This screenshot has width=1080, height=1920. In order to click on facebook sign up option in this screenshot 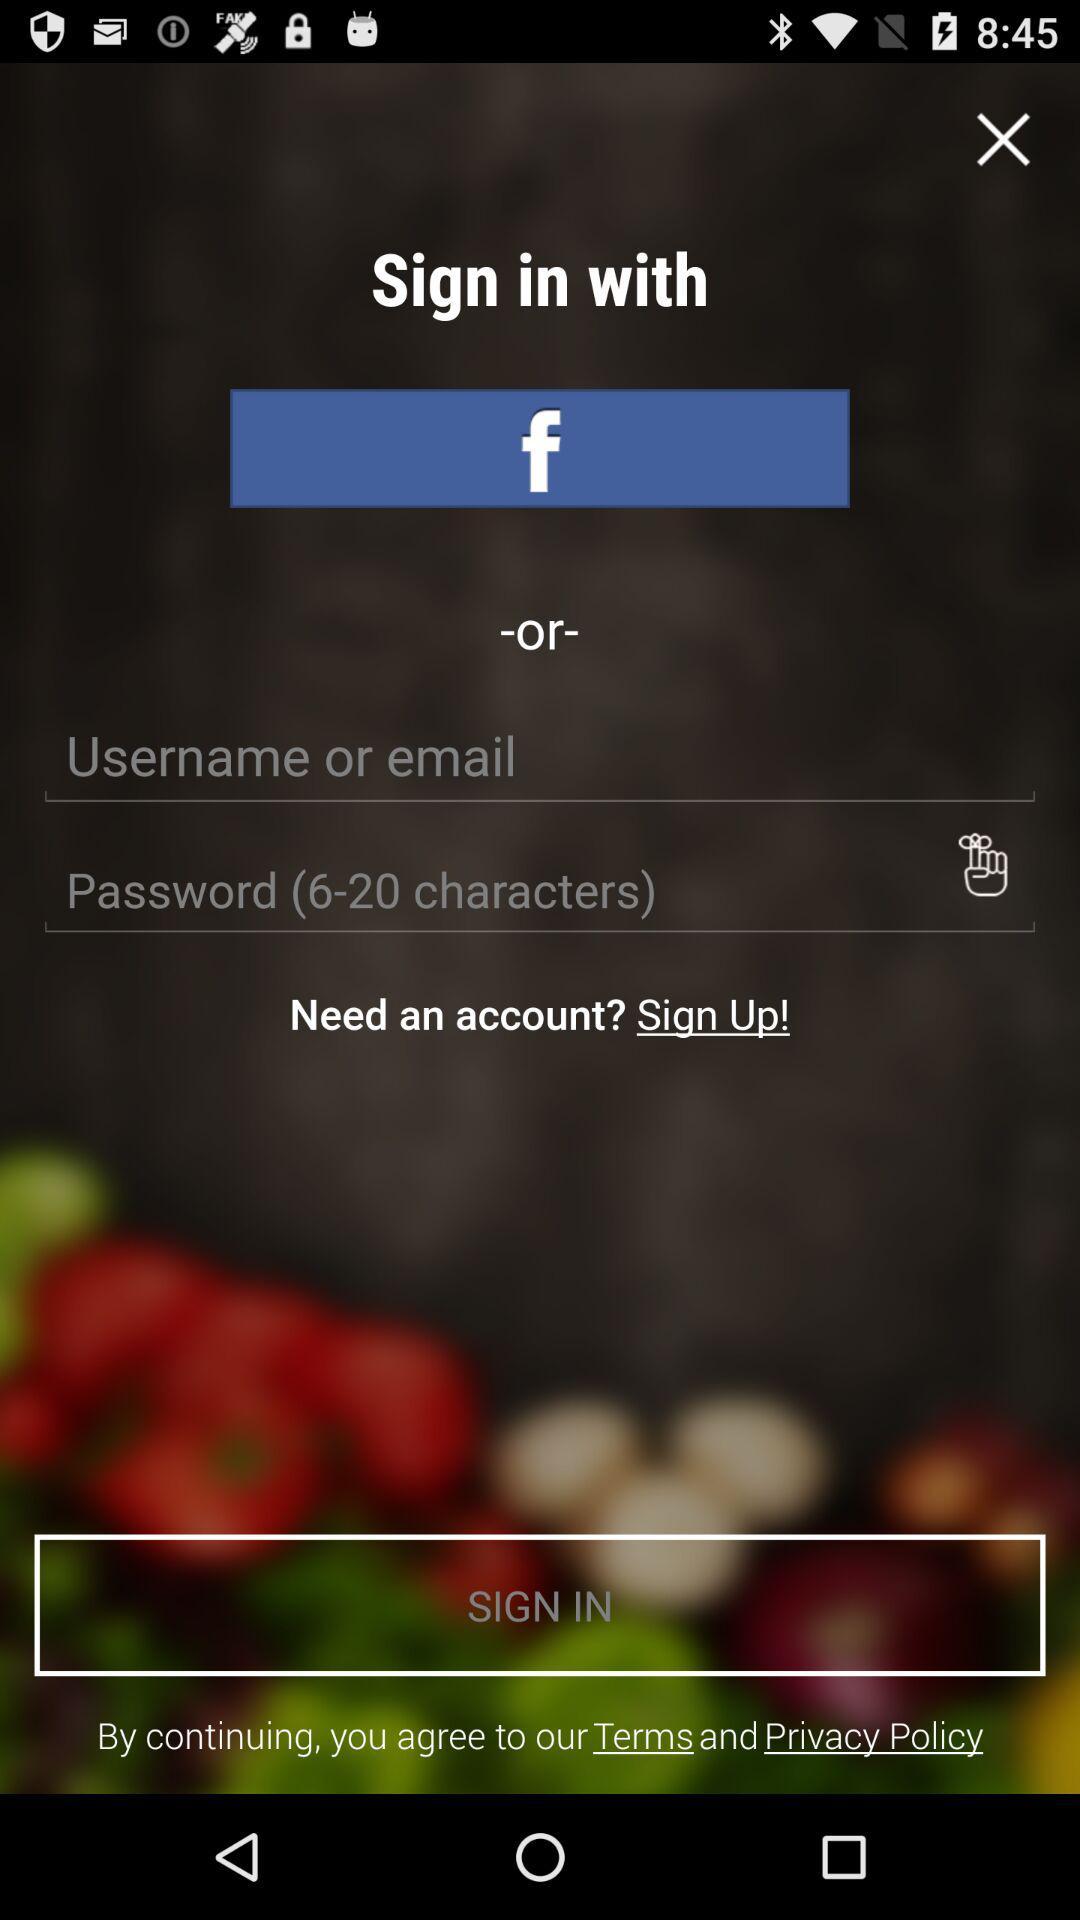, I will do `click(540, 447)`.